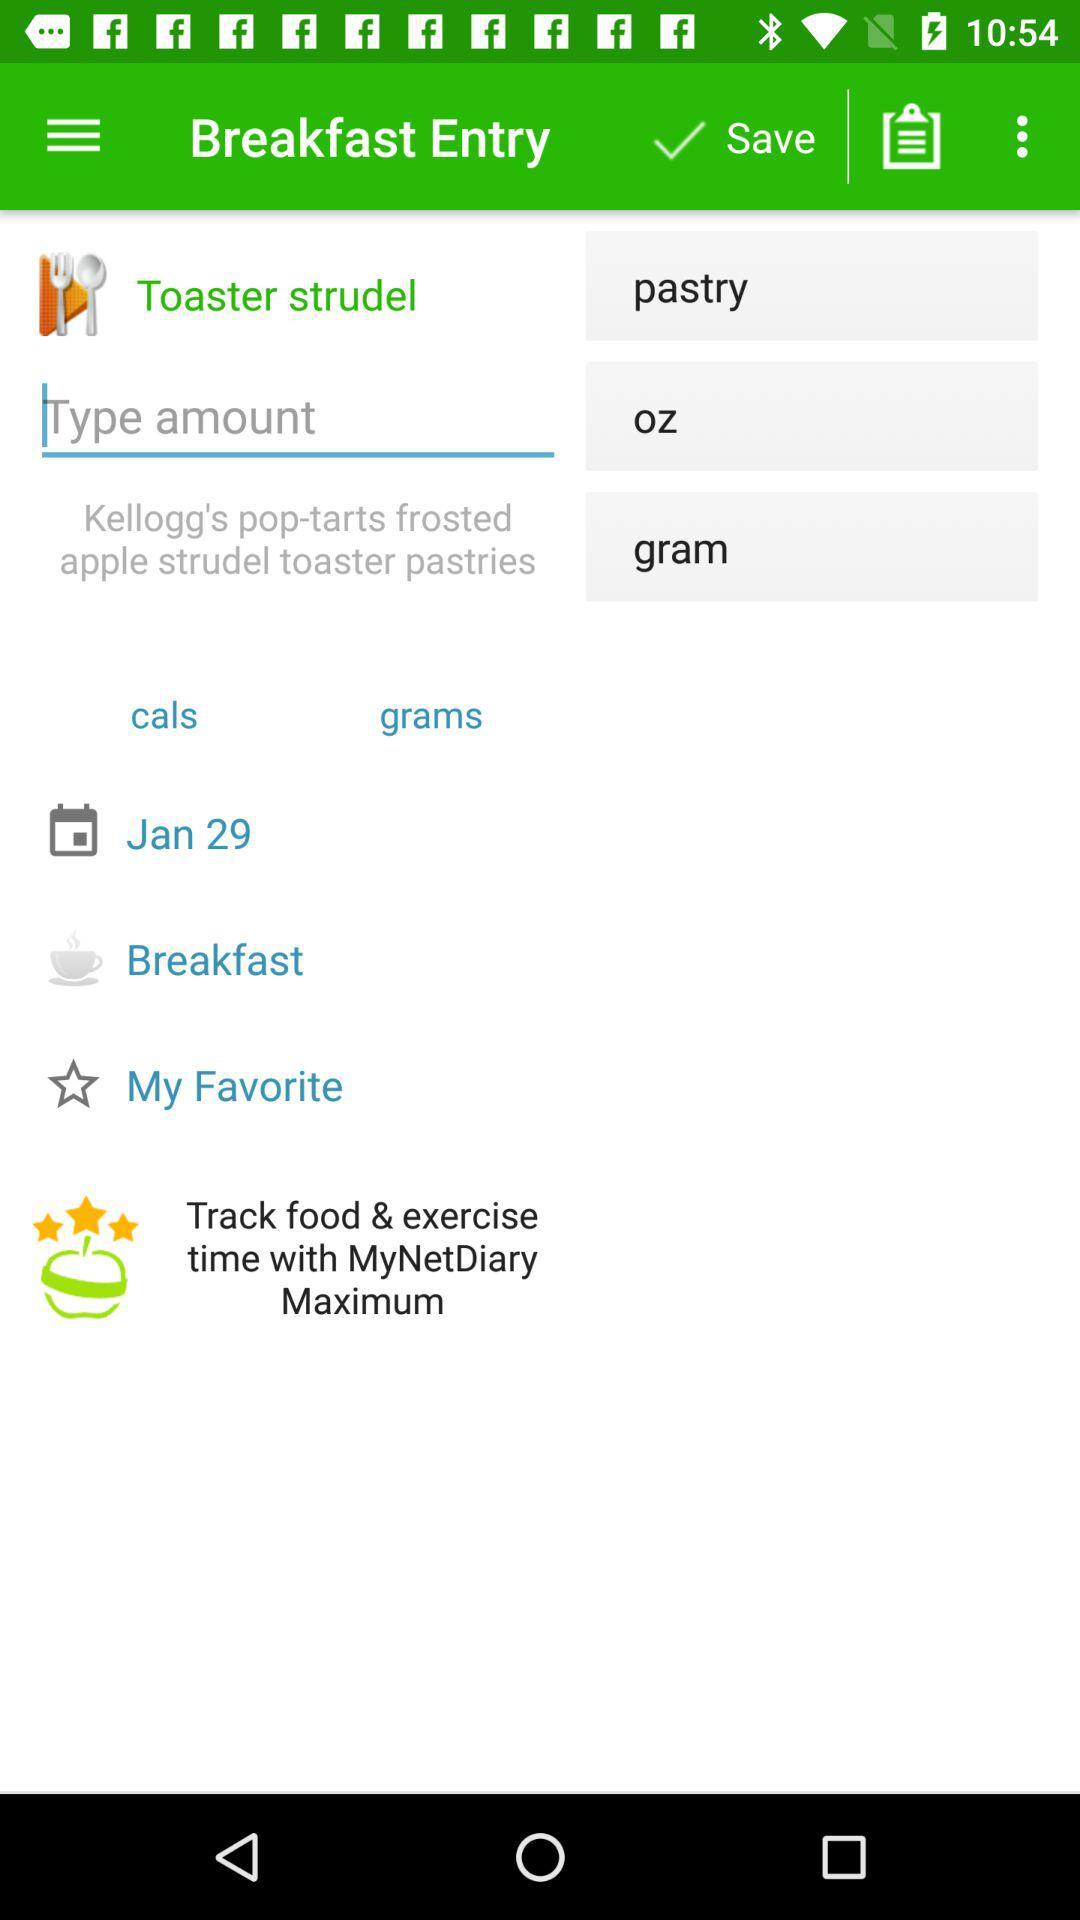  Describe the element at coordinates (303, 832) in the screenshot. I see `item below the cals` at that location.